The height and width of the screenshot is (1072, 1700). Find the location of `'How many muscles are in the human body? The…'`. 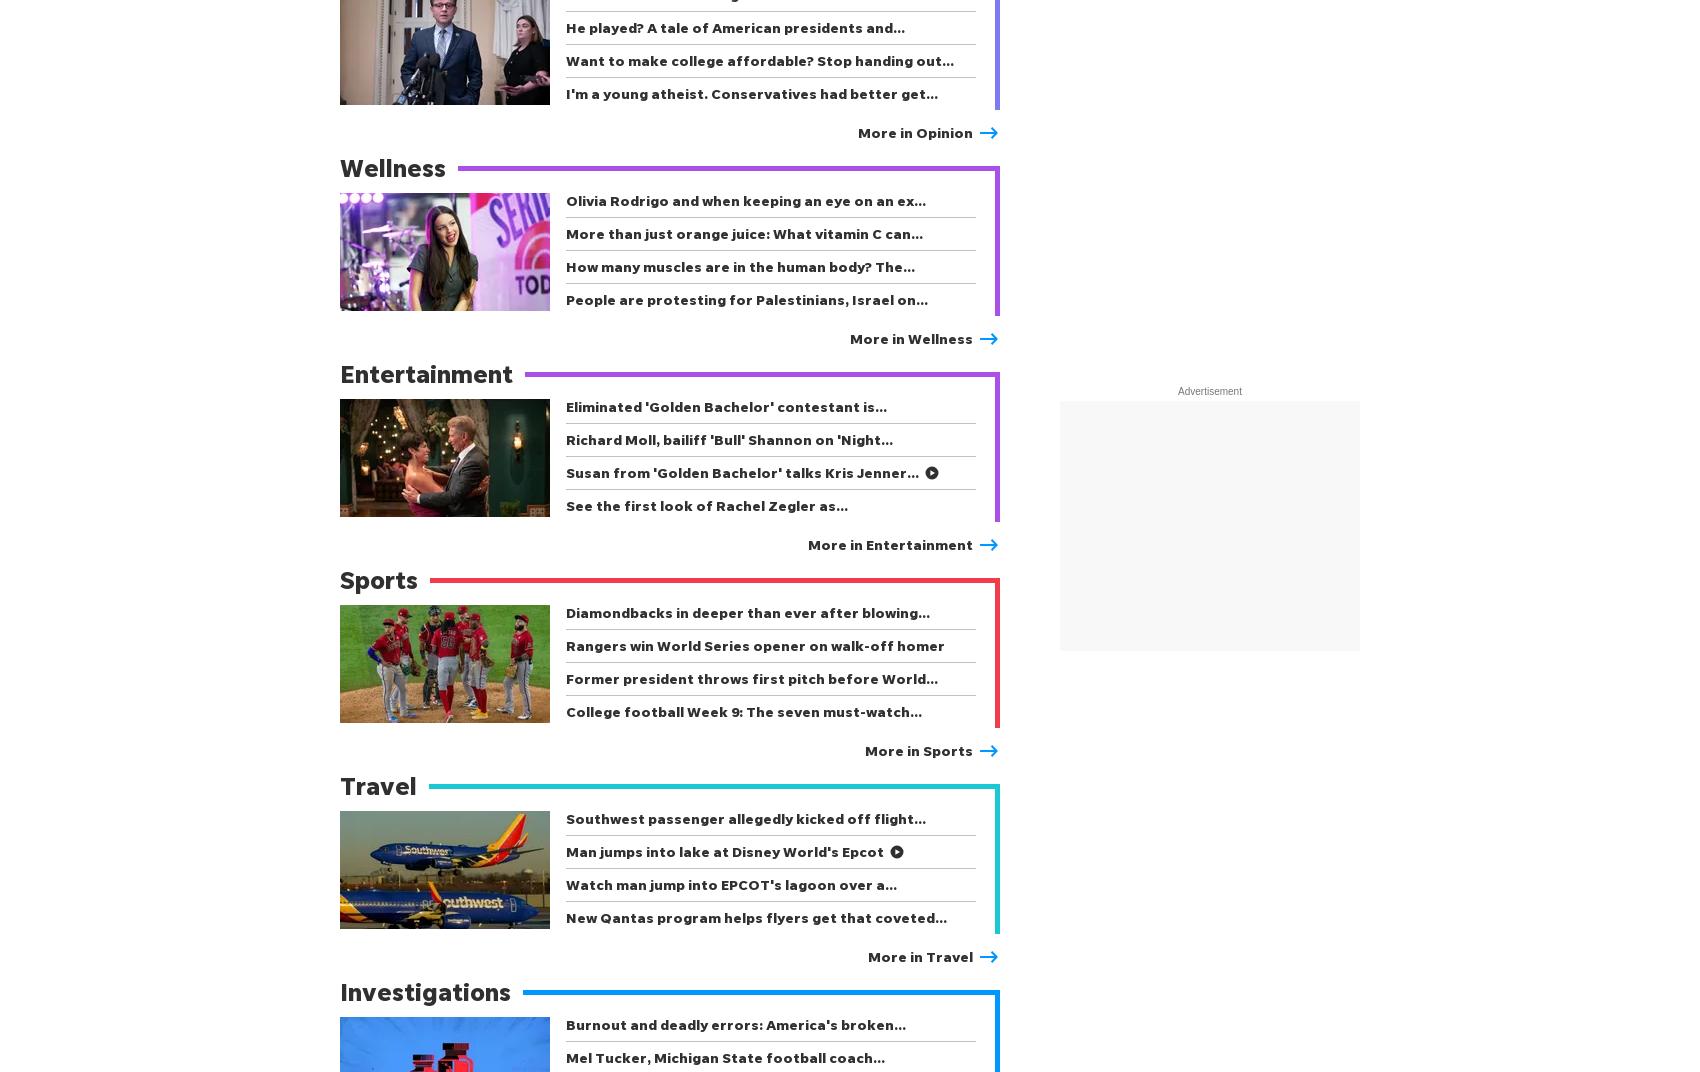

'How many muscles are in the human body? The…' is located at coordinates (740, 266).